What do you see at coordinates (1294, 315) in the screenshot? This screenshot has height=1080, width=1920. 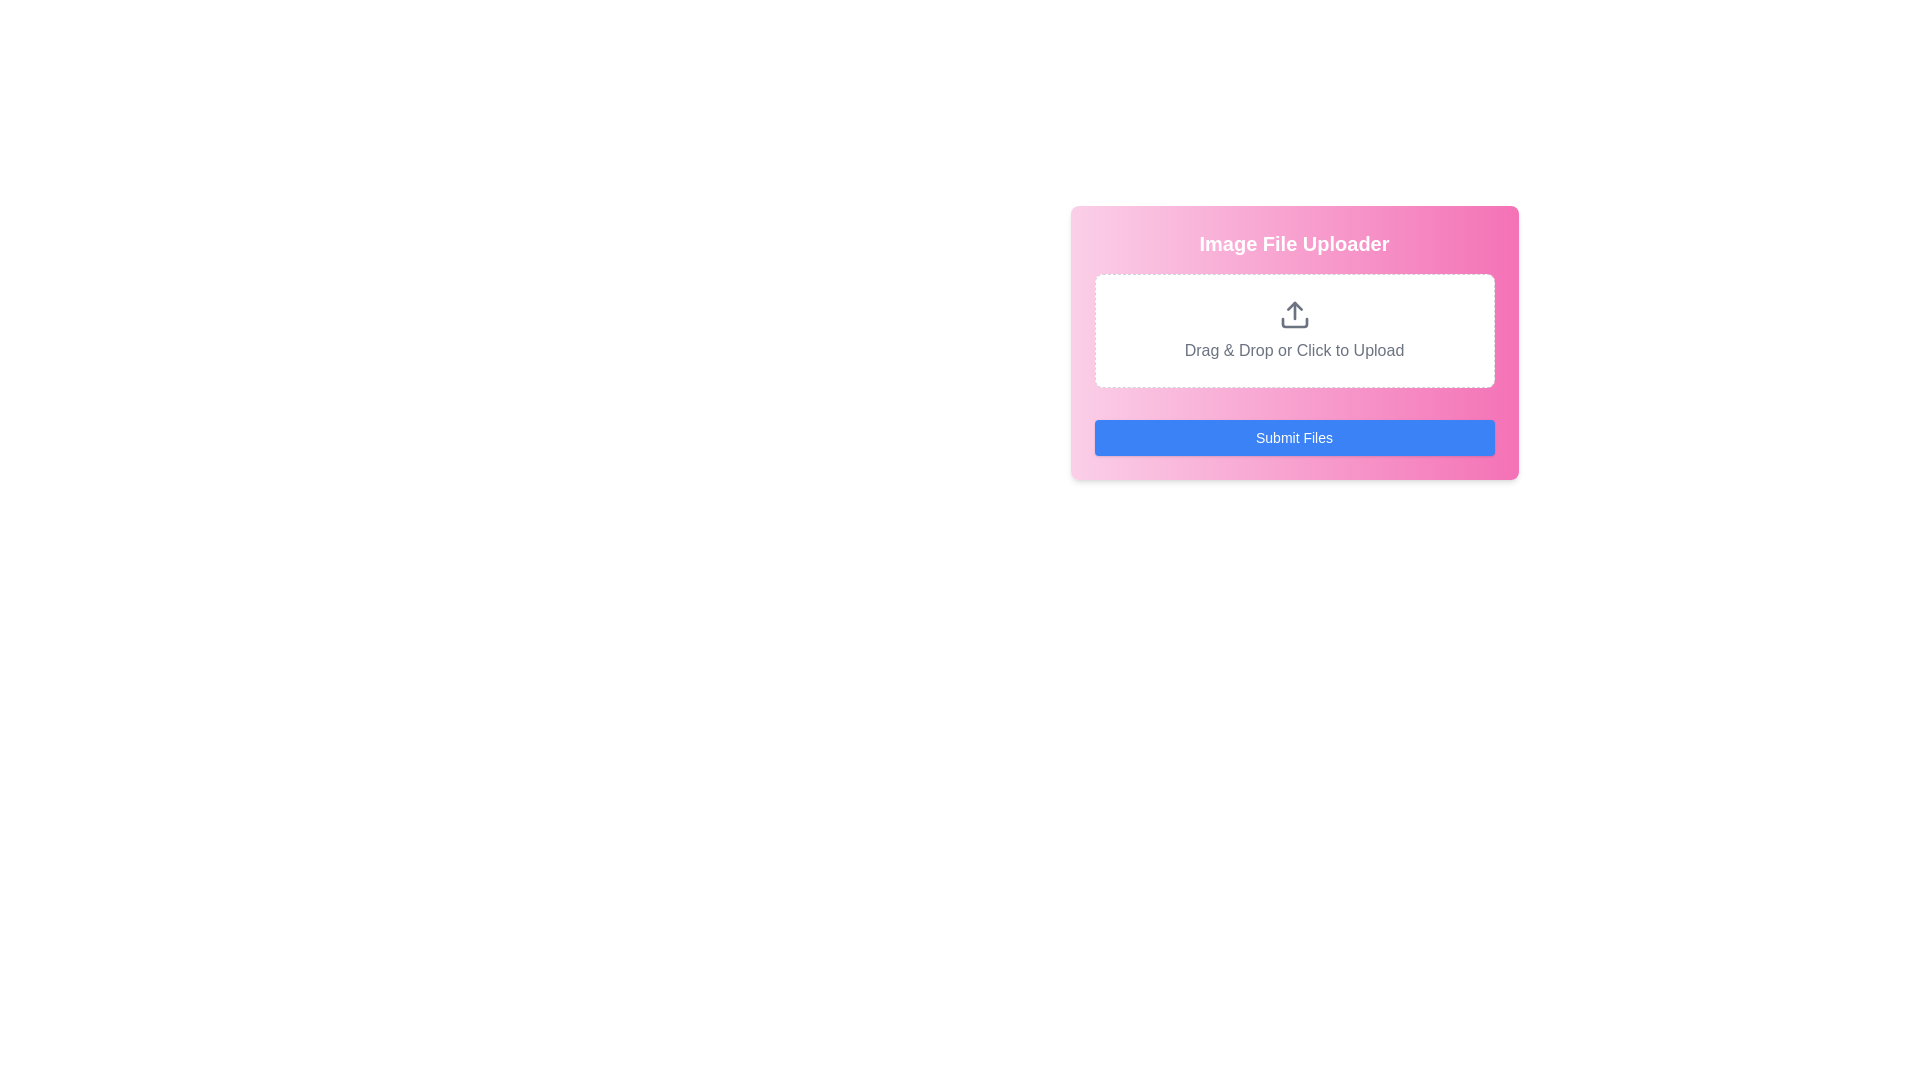 I see `the upload icon located at the top-center of the 'Drag & Drop or Click to Upload' section` at bounding box center [1294, 315].